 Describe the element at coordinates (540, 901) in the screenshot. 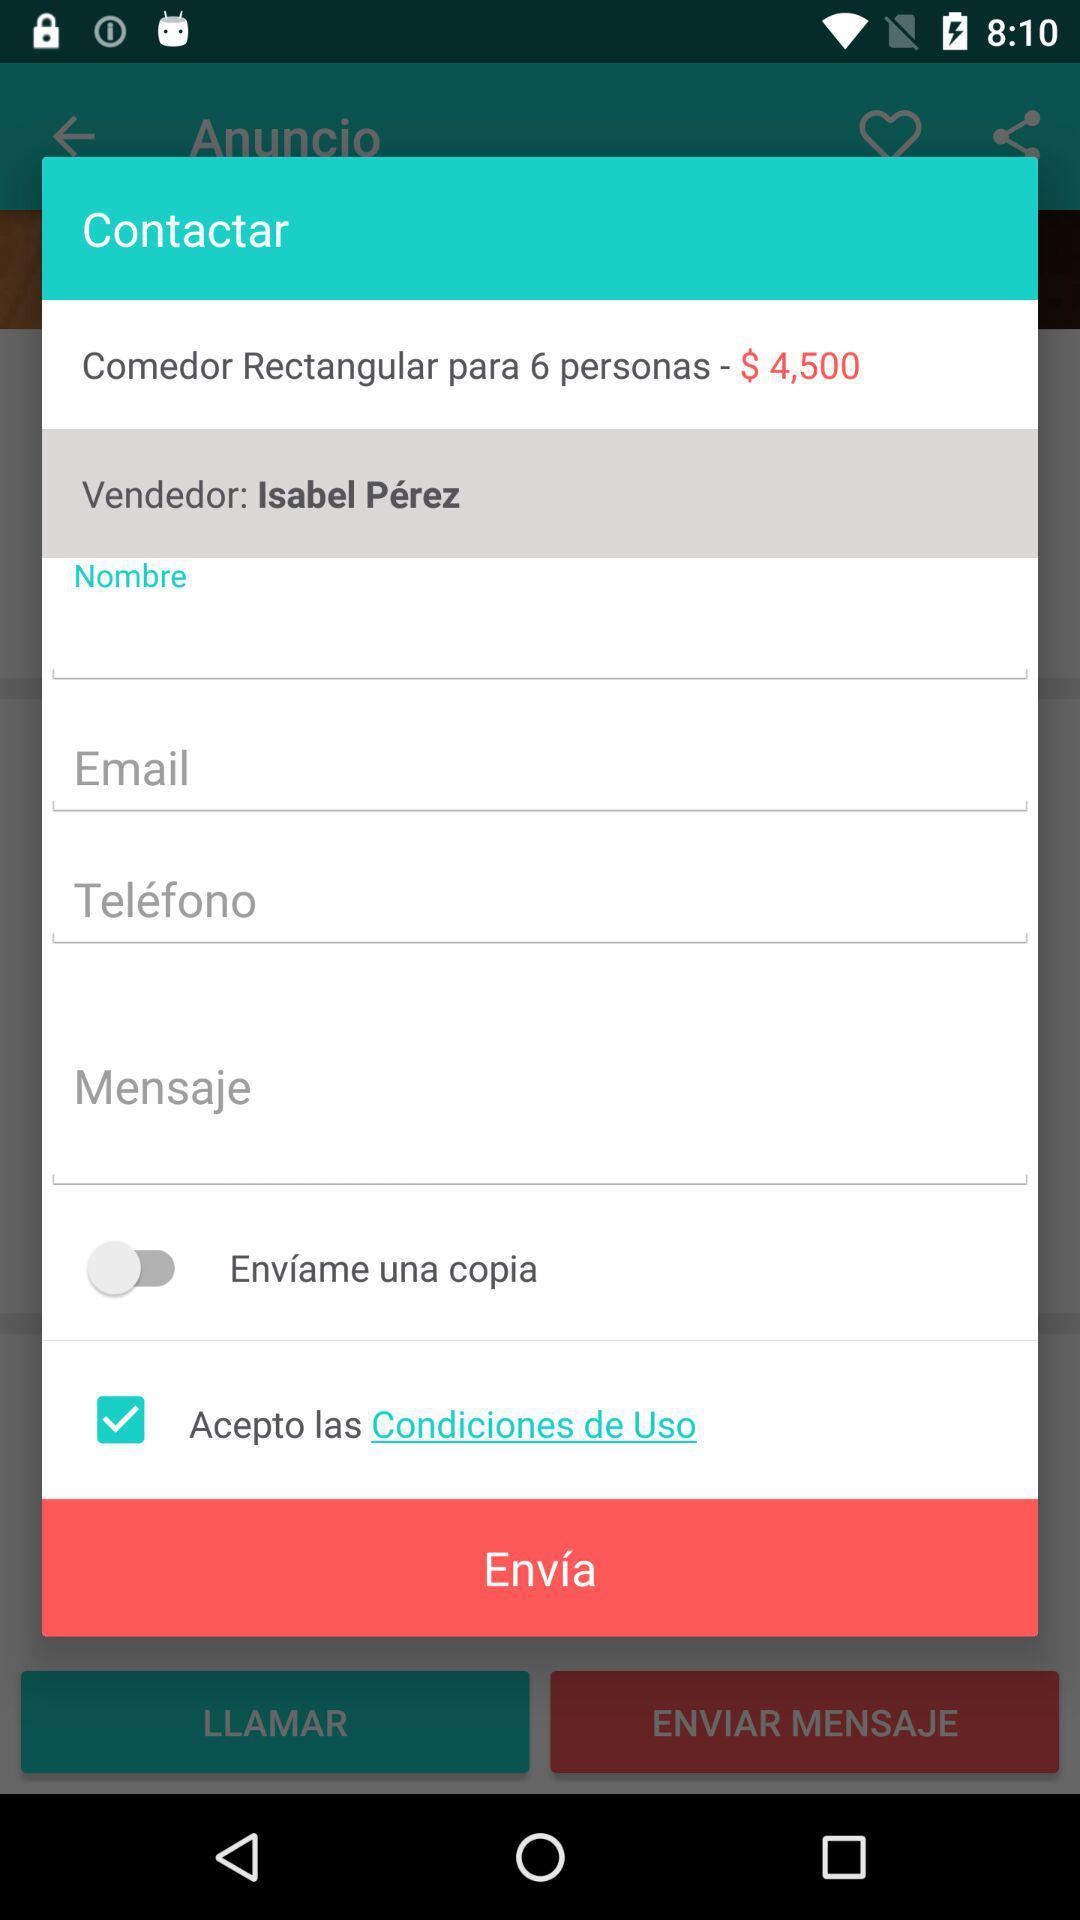

I see `fill up box` at that location.